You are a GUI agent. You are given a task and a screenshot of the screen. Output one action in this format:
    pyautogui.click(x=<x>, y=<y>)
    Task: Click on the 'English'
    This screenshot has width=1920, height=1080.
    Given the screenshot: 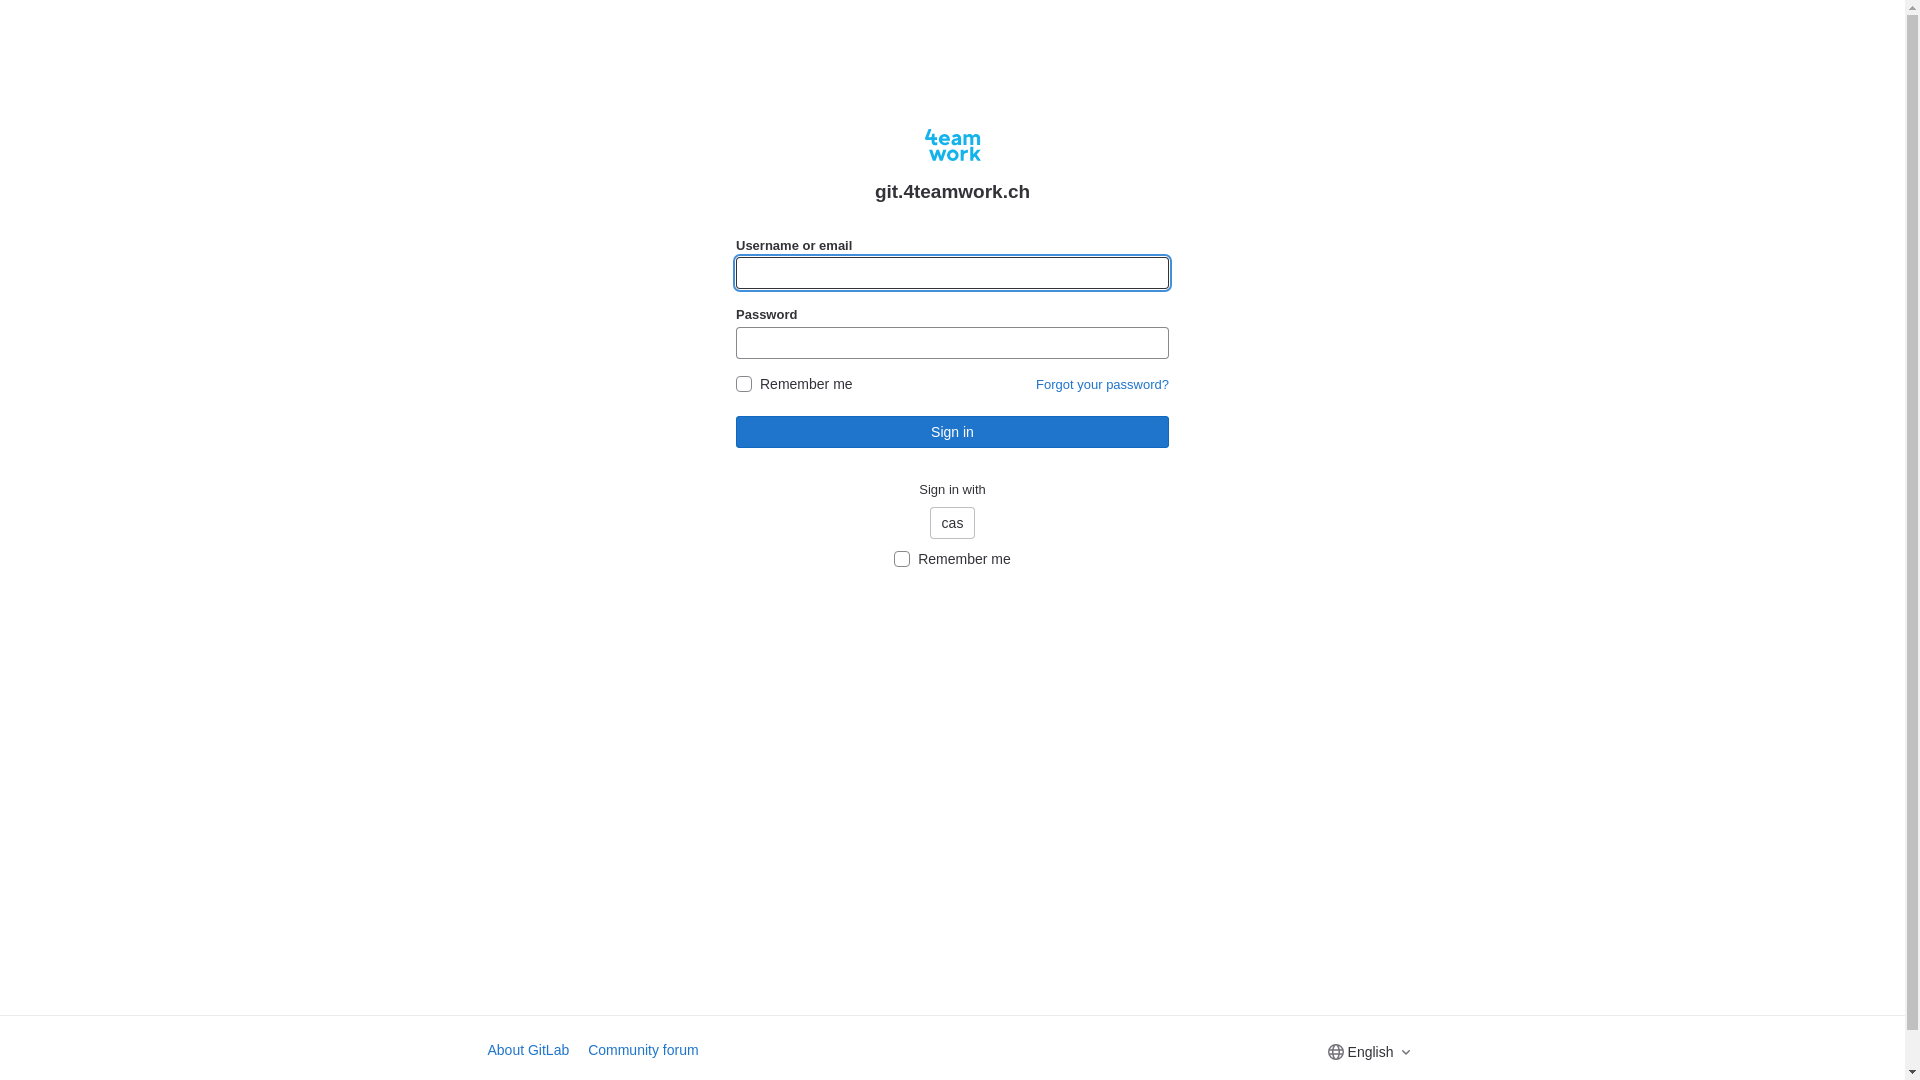 What is the action you would take?
    pyautogui.click(x=1367, y=1051)
    